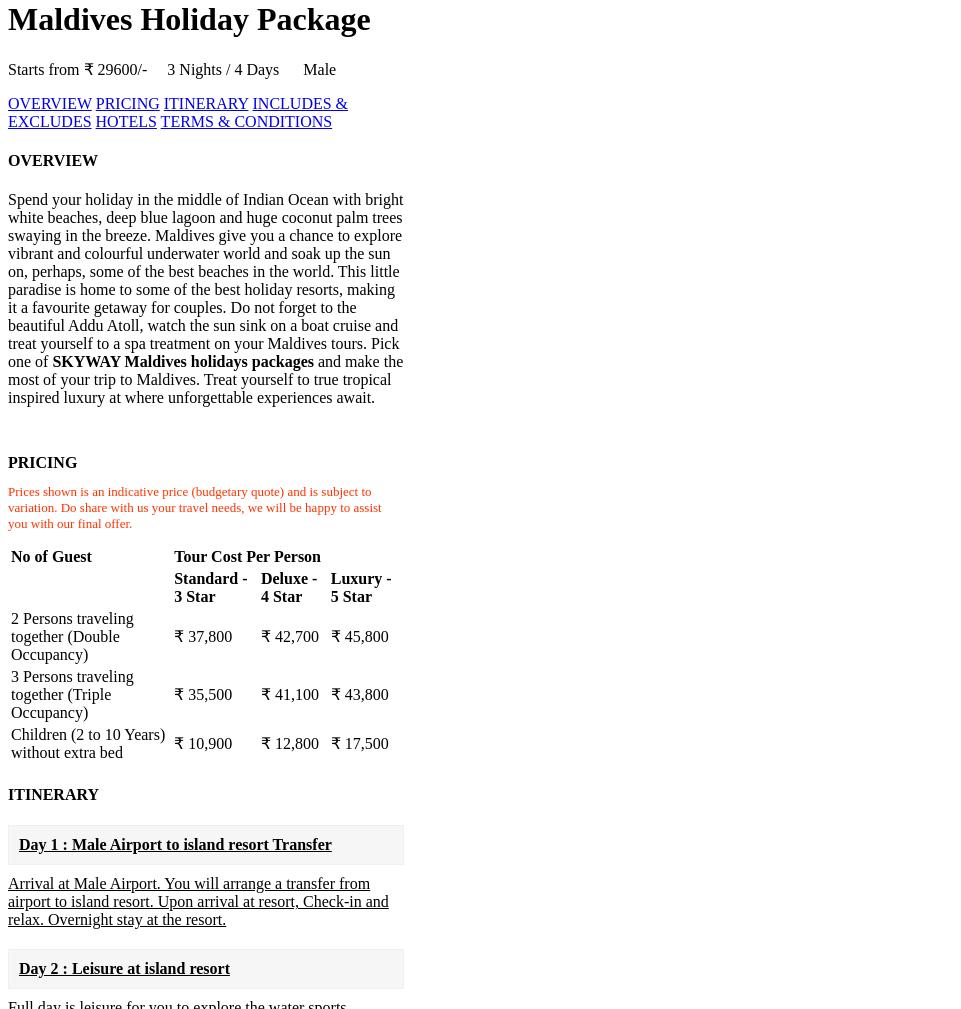 Image resolution: width=961 pixels, height=1009 pixels. What do you see at coordinates (87, 67) in the screenshot?
I see `'Starts from ₹ 29600/-'` at bounding box center [87, 67].